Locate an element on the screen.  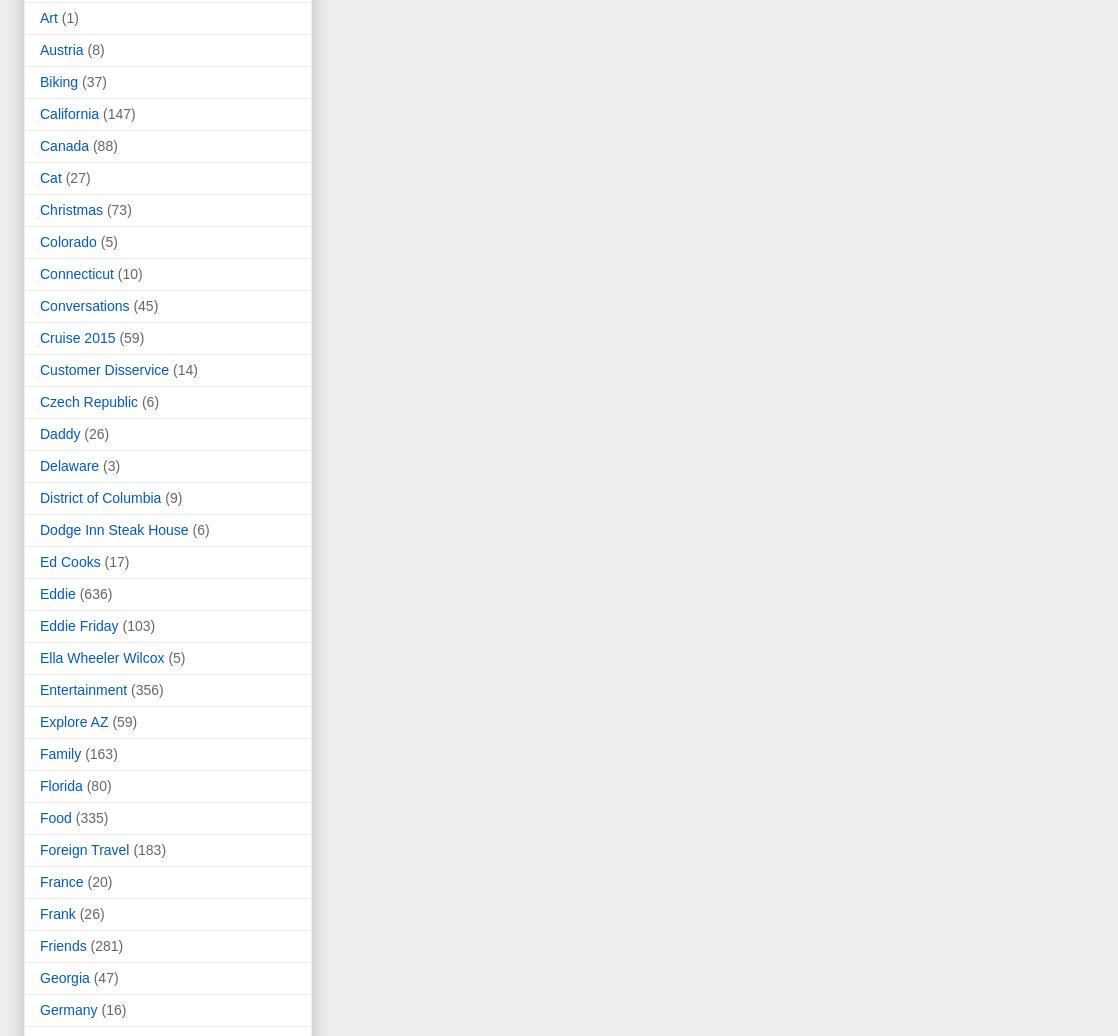
'Christmas' is located at coordinates (40, 209).